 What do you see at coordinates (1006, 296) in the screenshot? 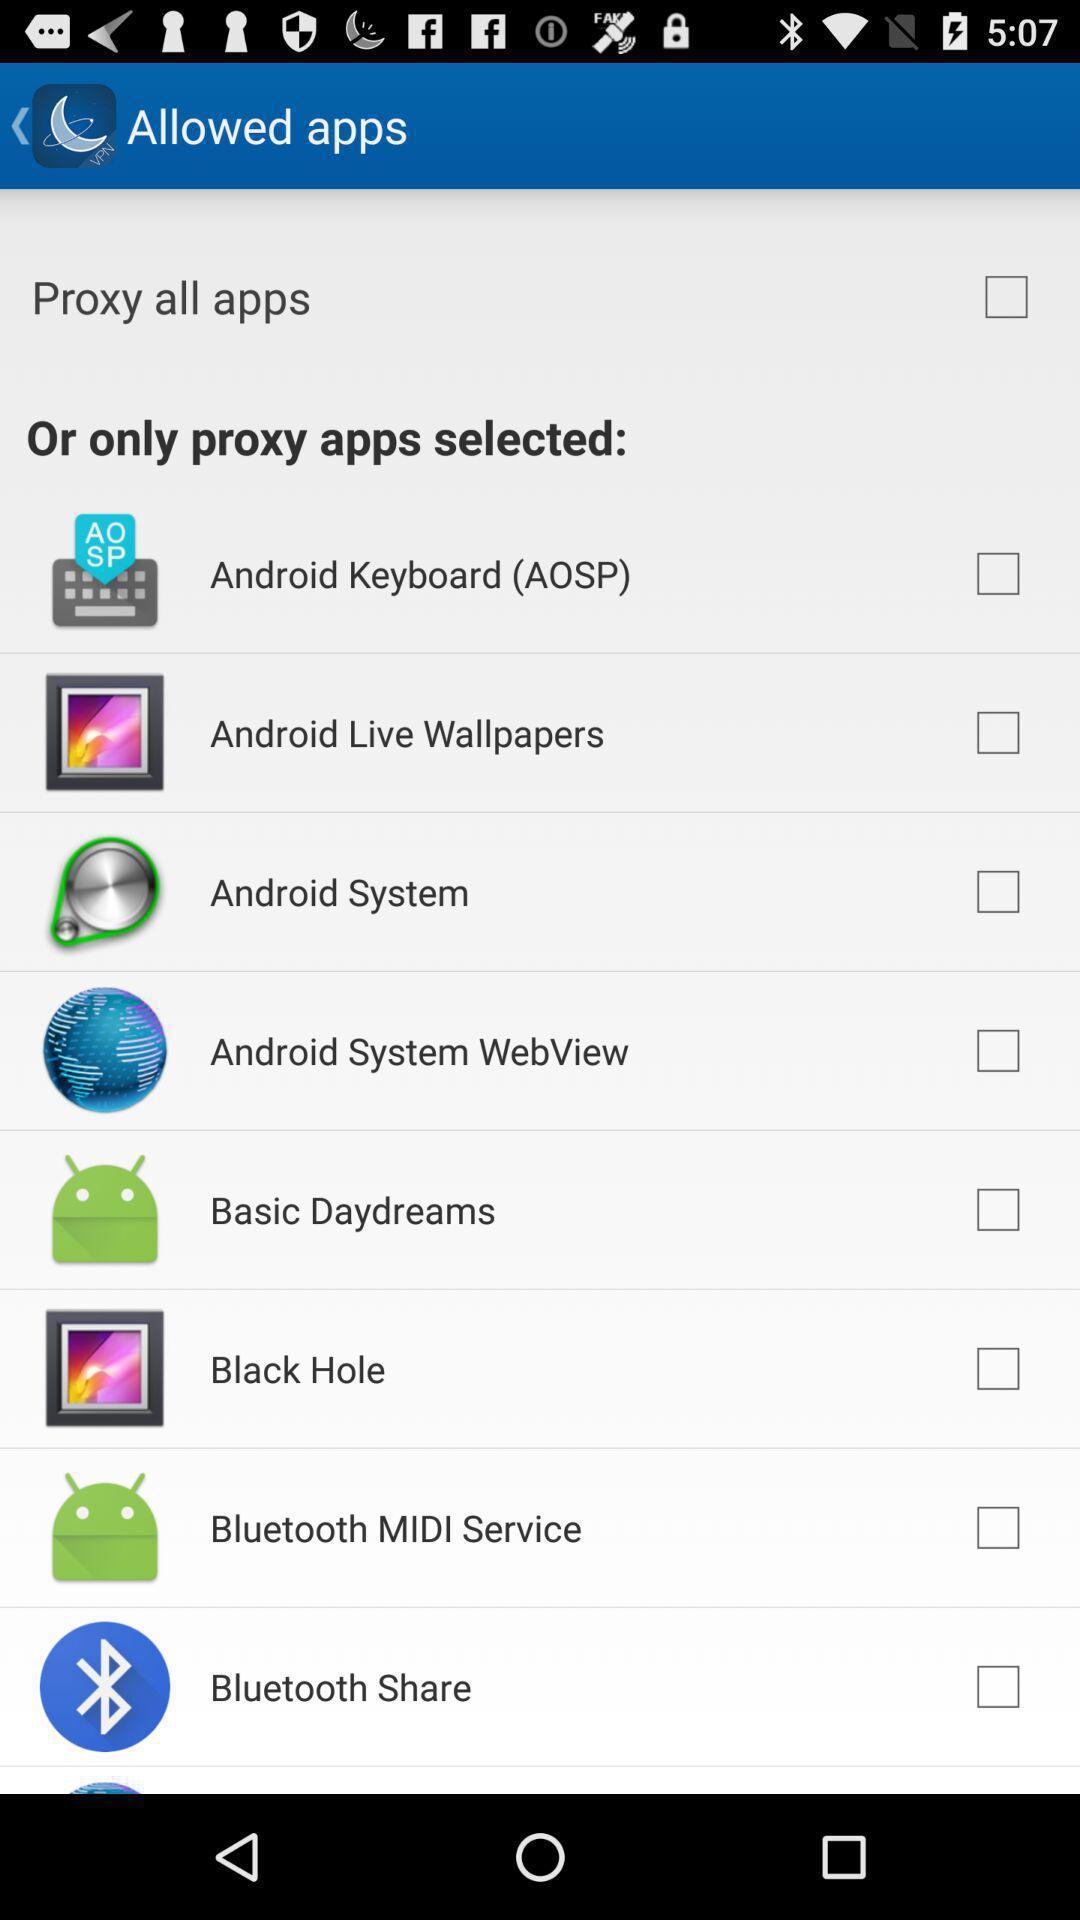
I see `the item above or only proxy item` at bounding box center [1006, 296].